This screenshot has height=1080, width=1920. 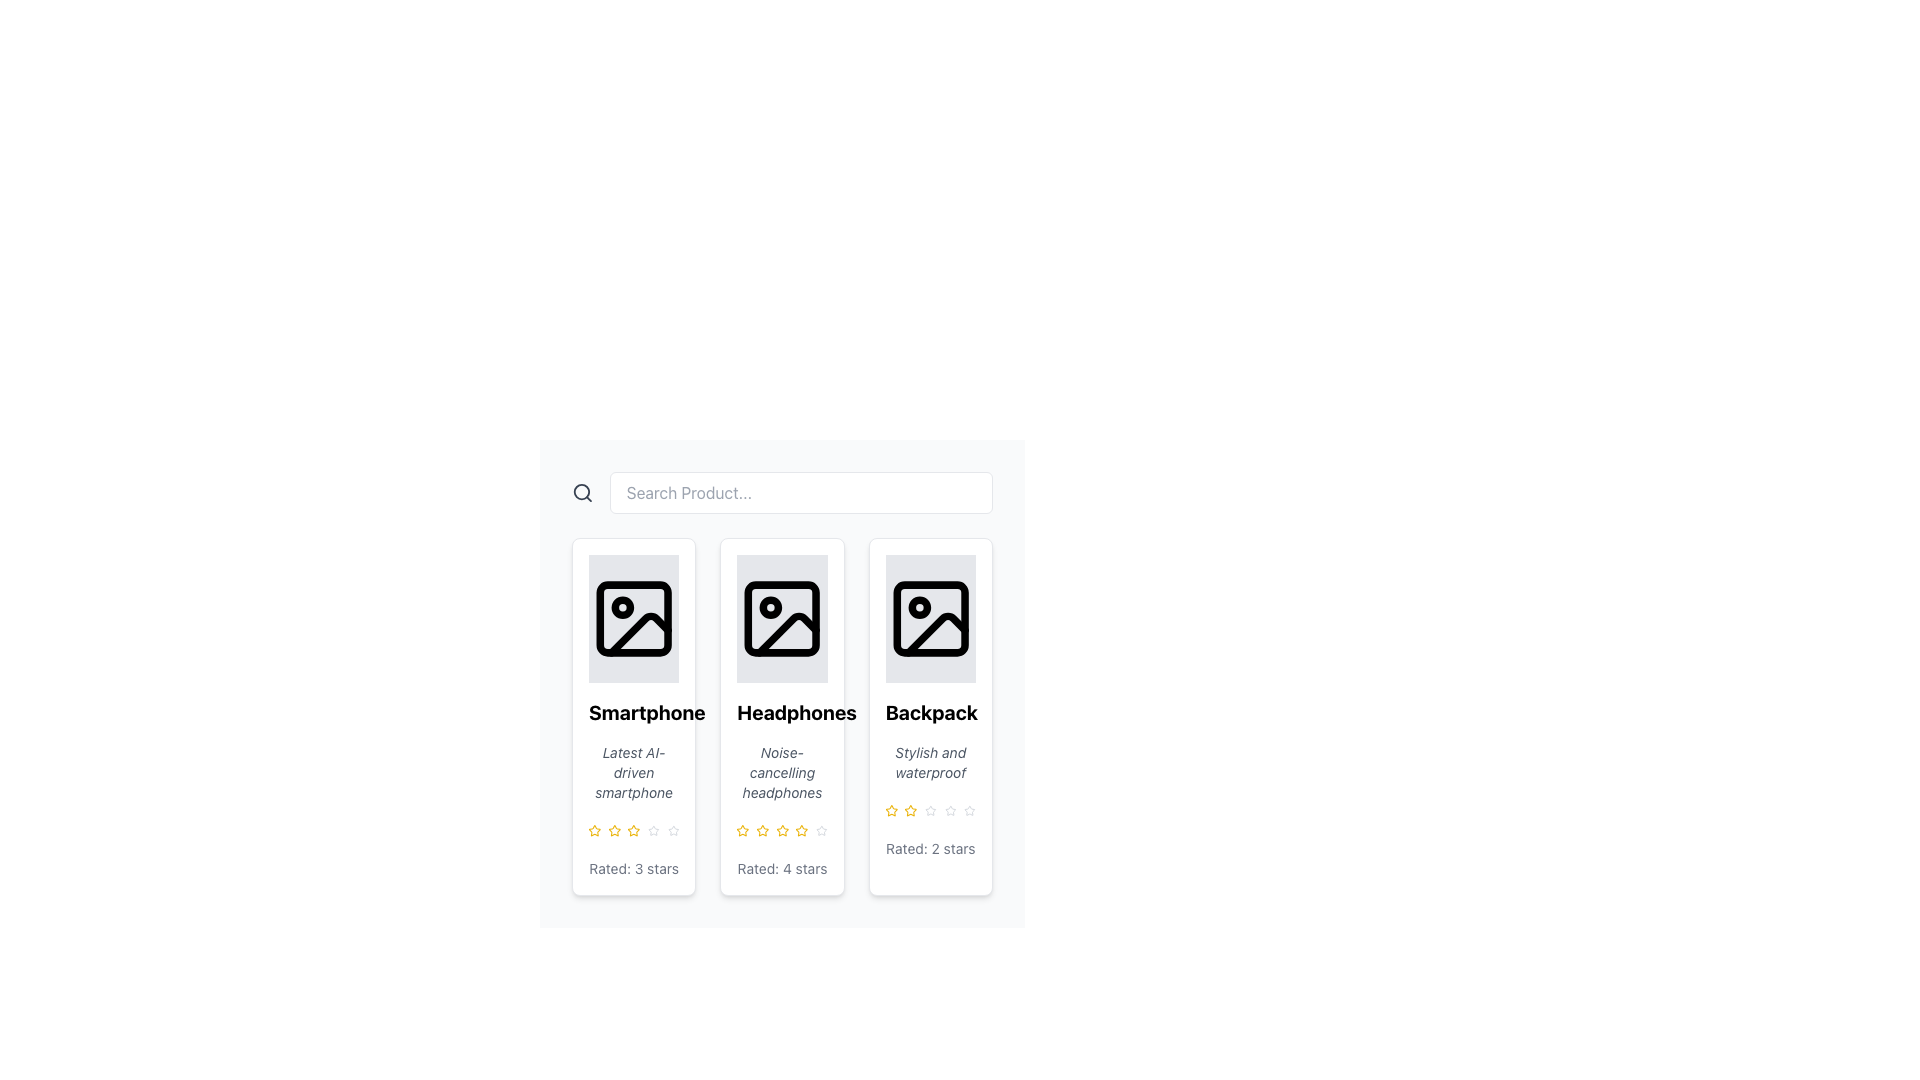 I want to click on the third rating star representing the product 'Backpack Stylish and waterproof', so click(x=929, y=810).